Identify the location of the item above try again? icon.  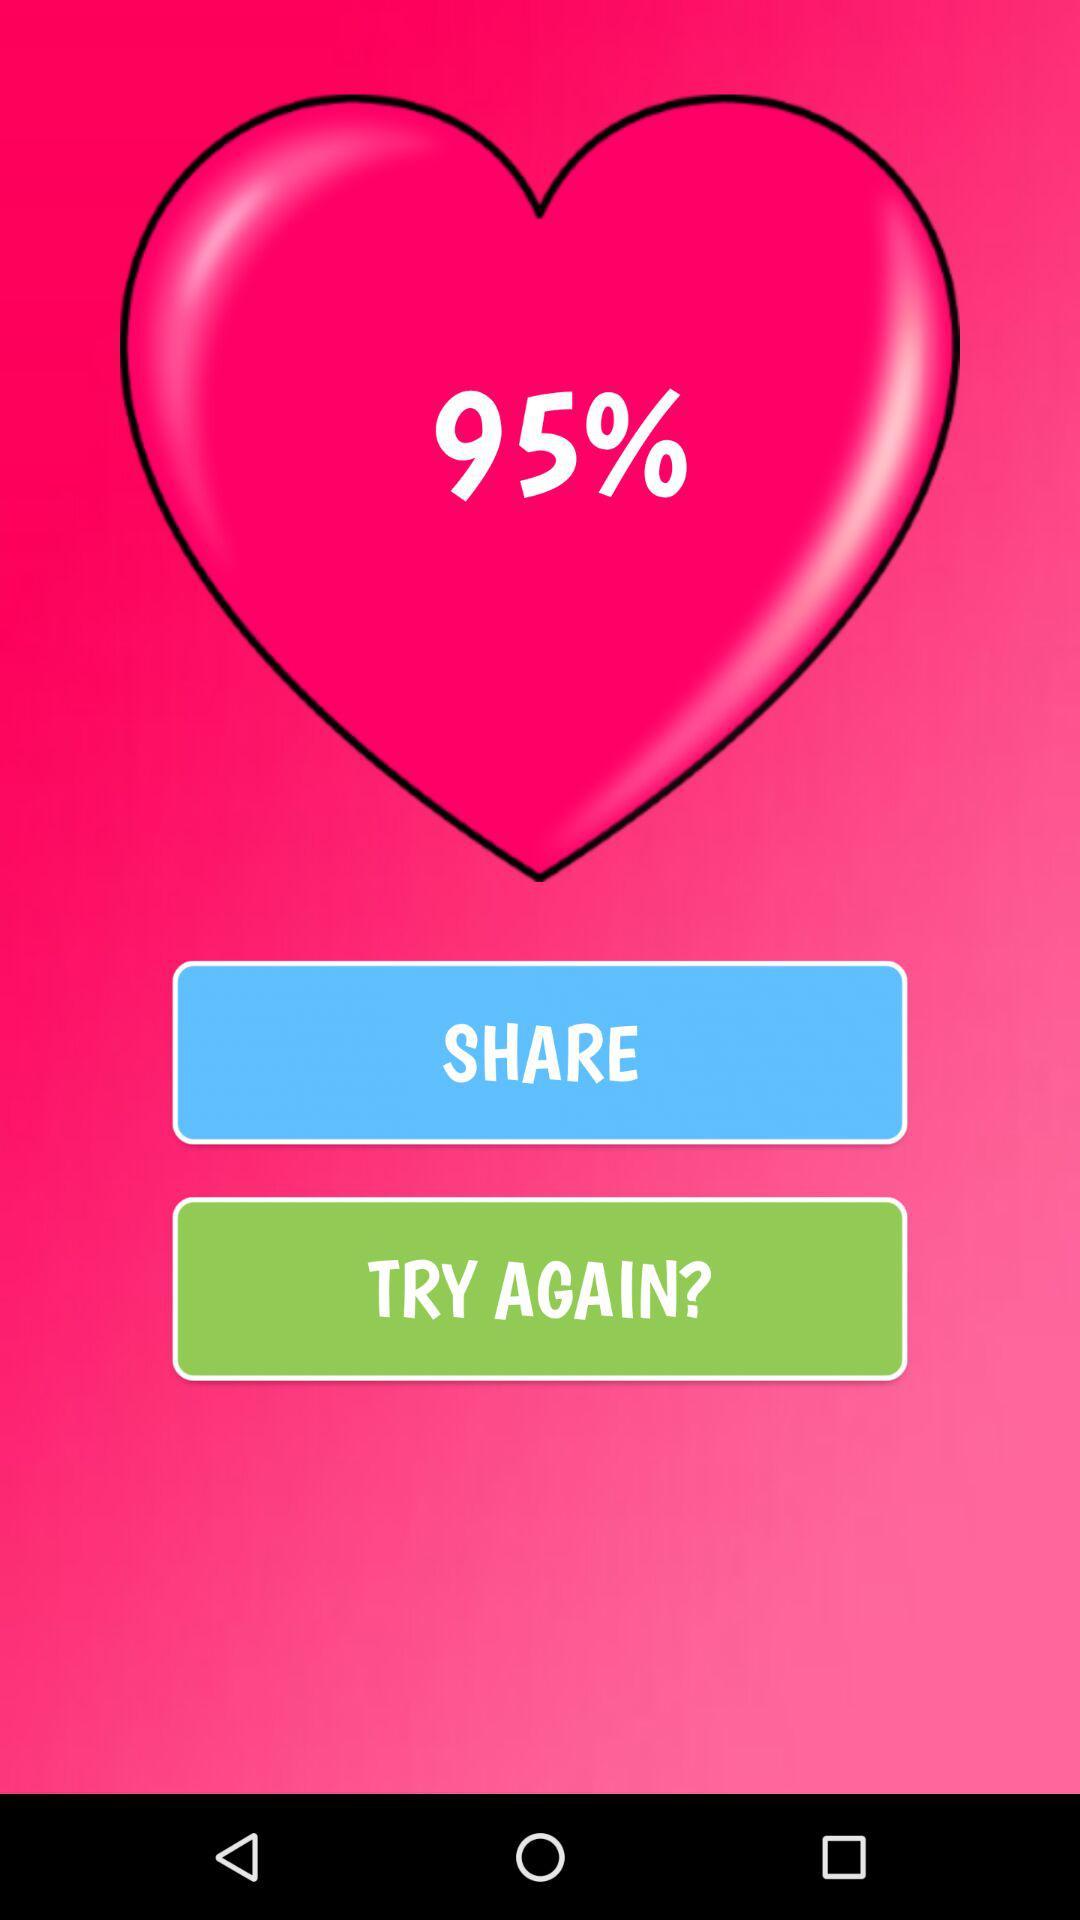
(540, 1051).